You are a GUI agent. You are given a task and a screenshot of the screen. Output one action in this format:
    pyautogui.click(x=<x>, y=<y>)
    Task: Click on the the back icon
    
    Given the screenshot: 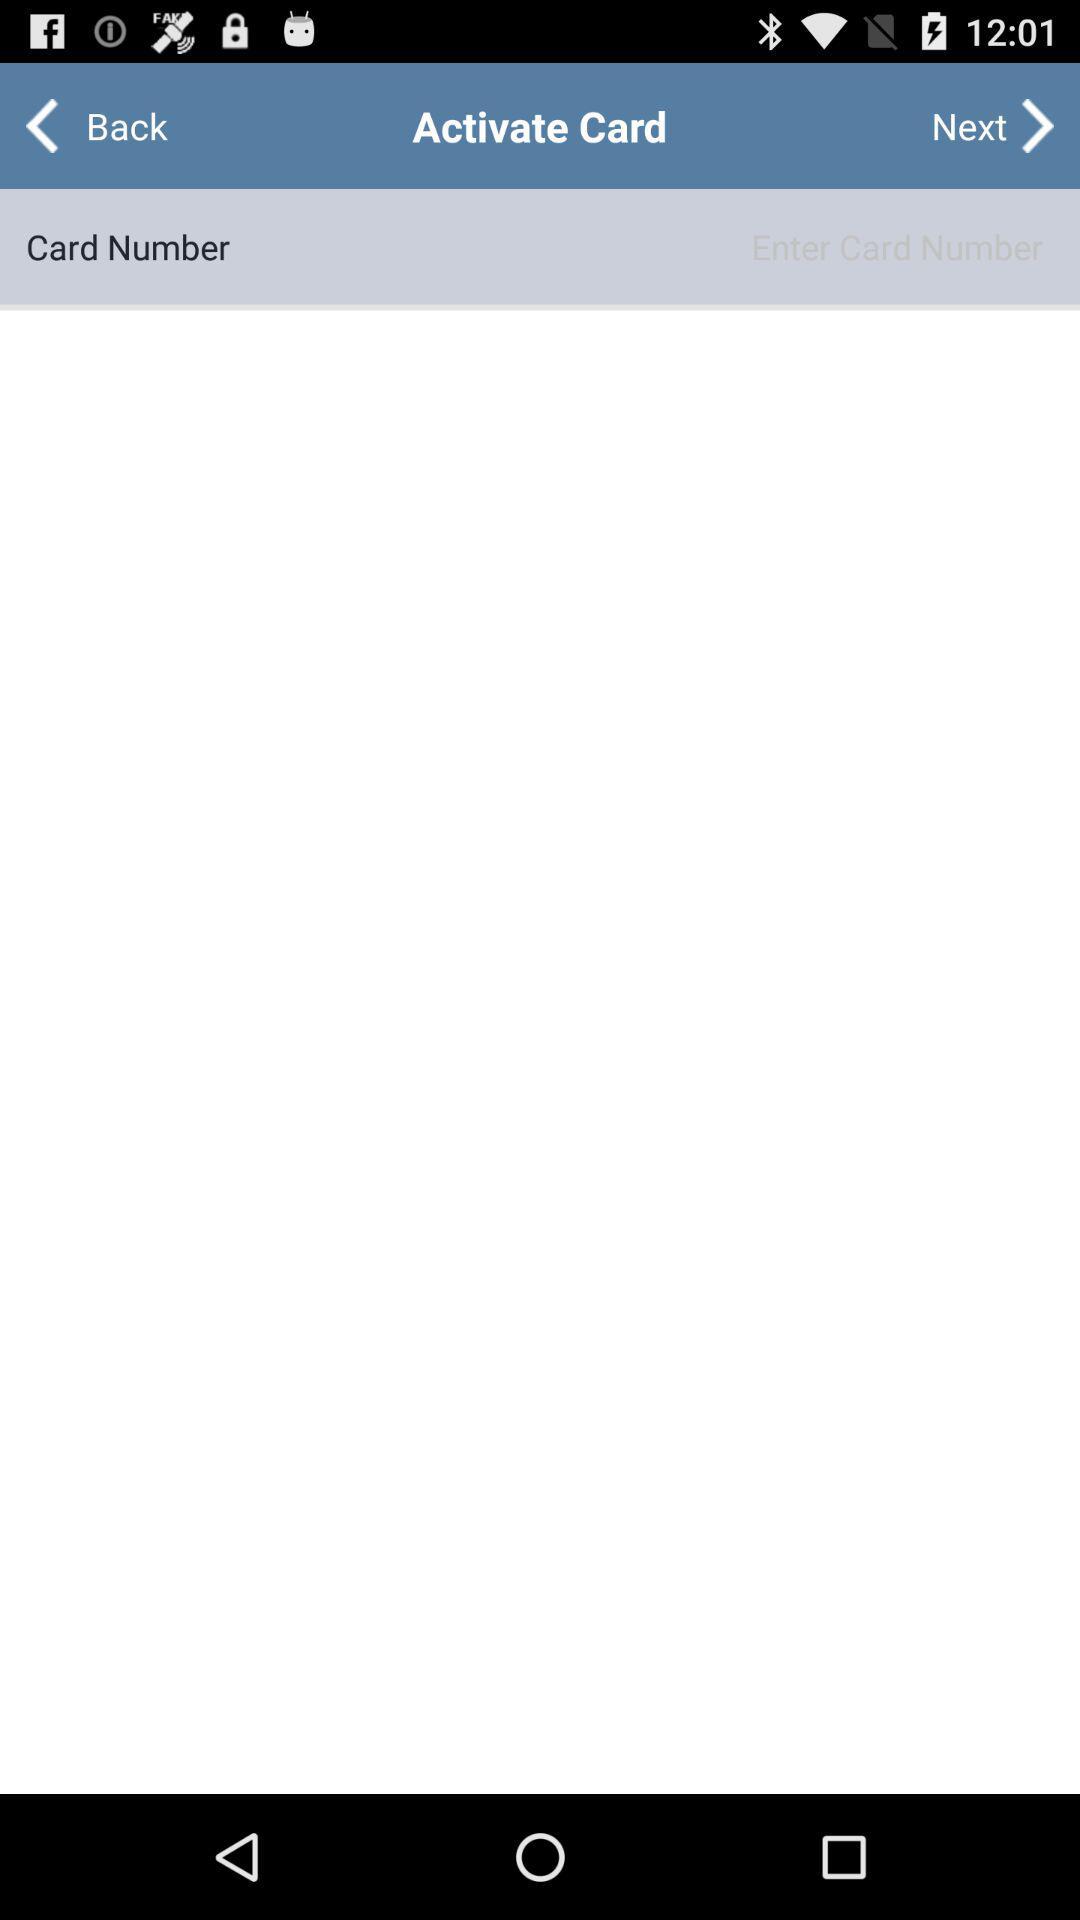 What is the action you would take?
    pyautogui.click(x=110, y=124)
    